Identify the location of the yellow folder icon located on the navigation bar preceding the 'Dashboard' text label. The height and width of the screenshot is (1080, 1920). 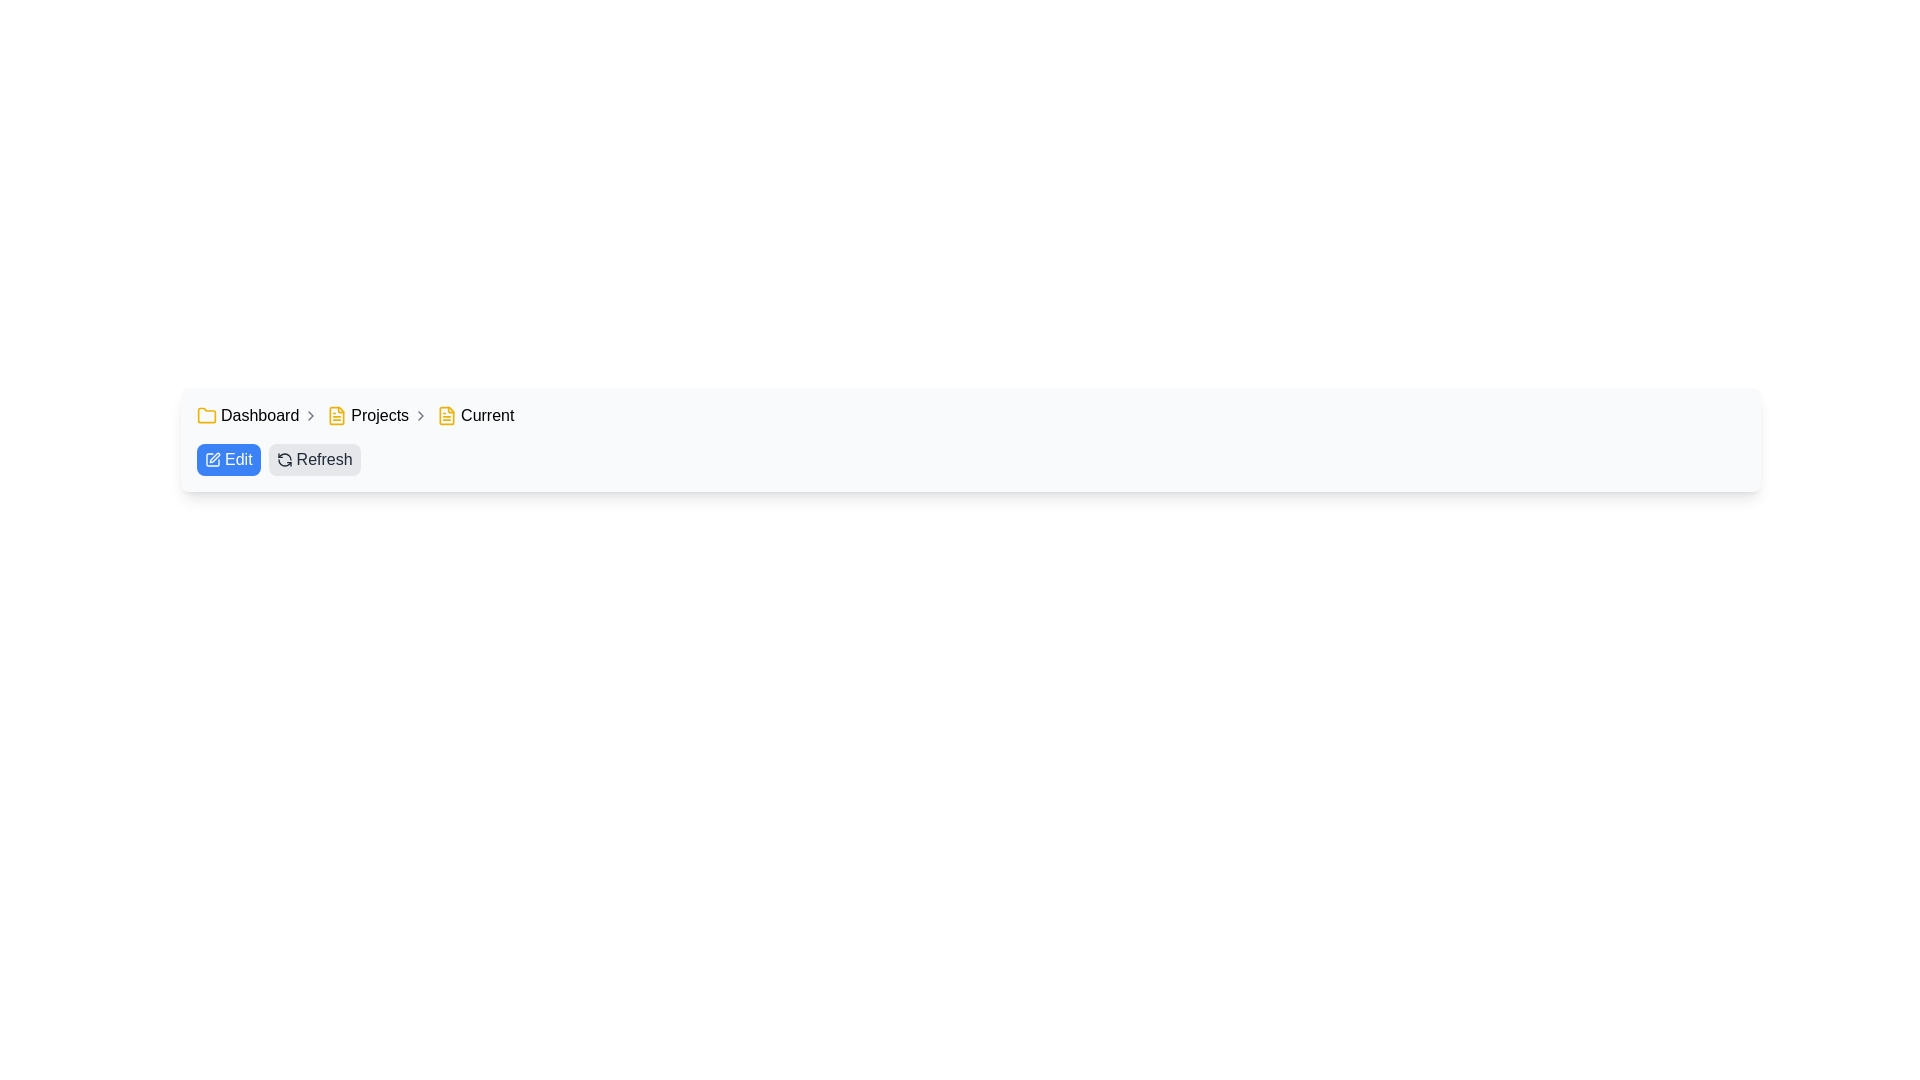
(206, 415).